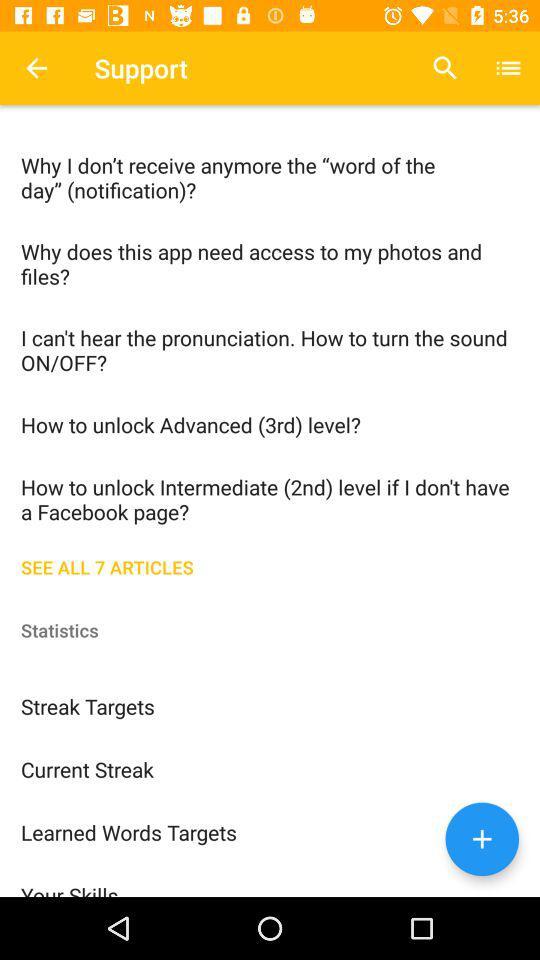  What do you see at coordinates (270, 705) in the screenshot?
I see `icon above current streak` at bounding box center [270, 705].